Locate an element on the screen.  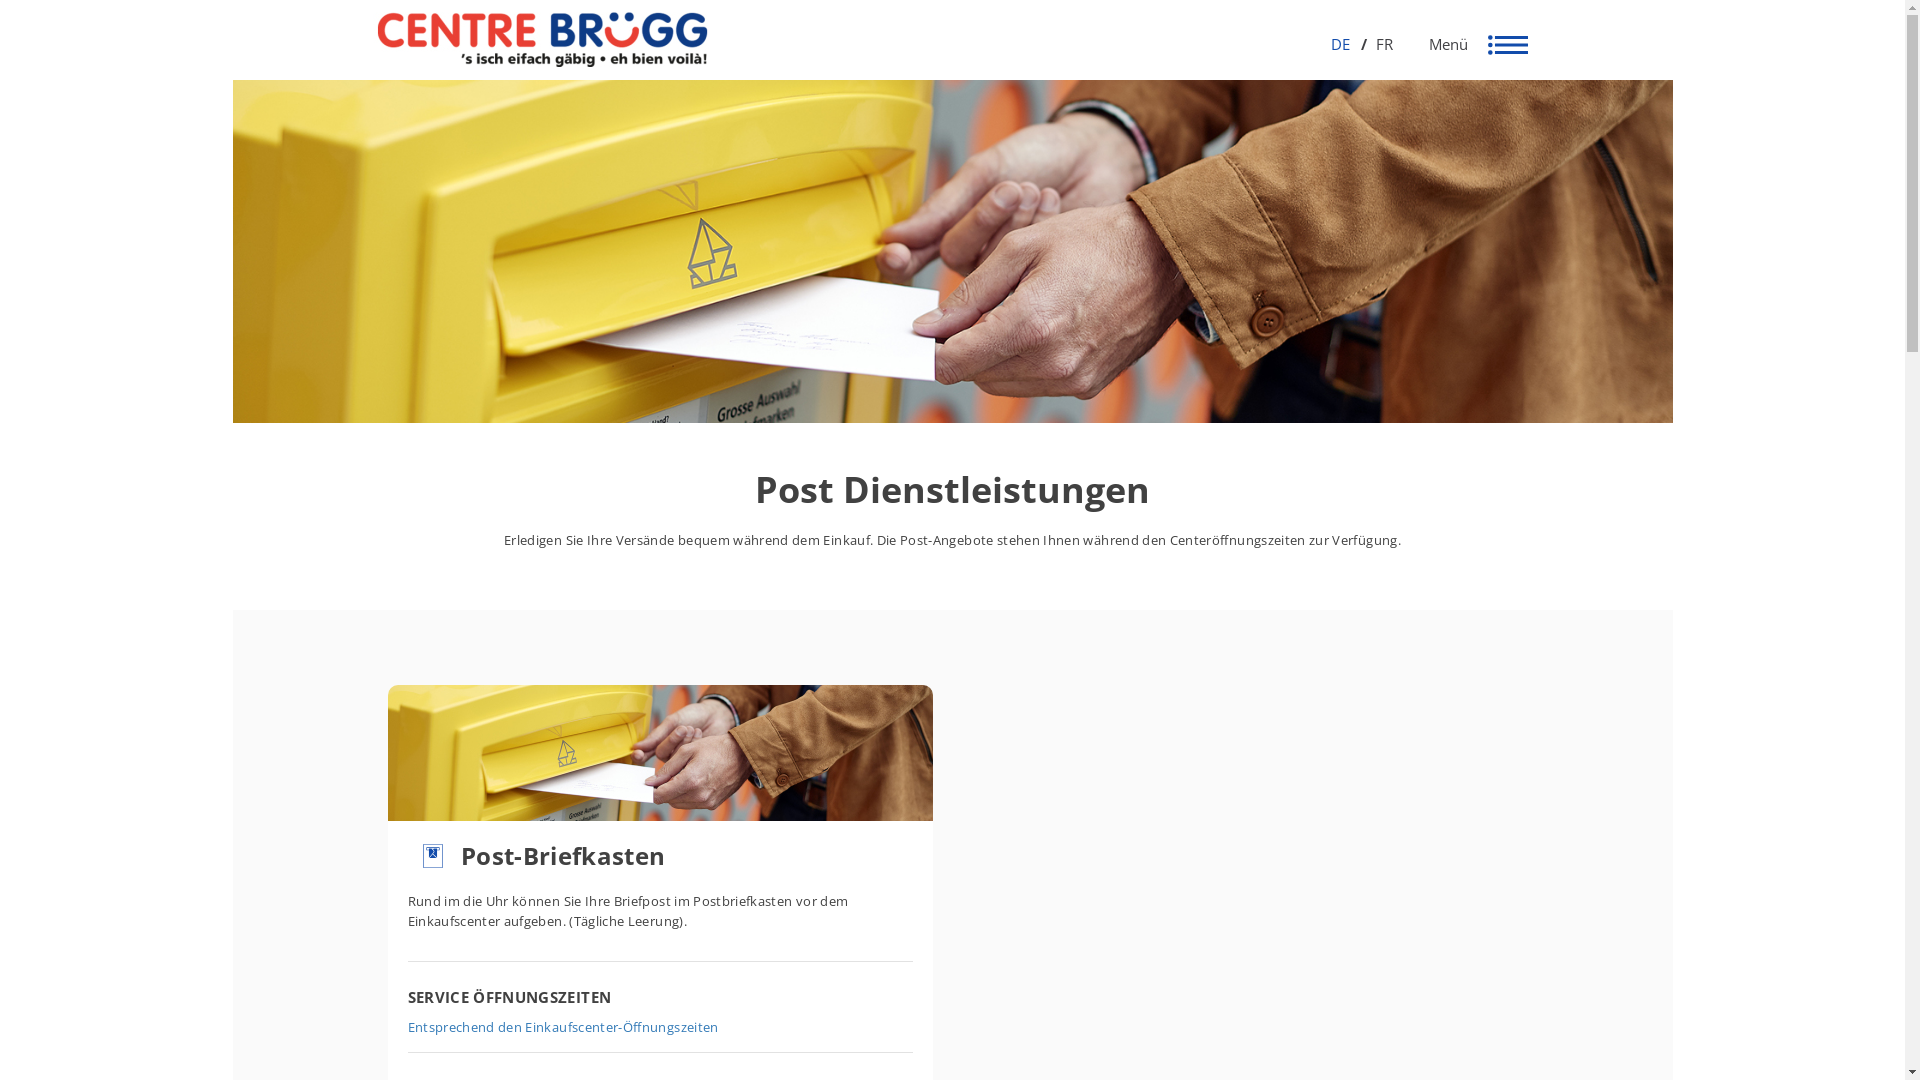
'FR' is located at coordinates (1376, 43).